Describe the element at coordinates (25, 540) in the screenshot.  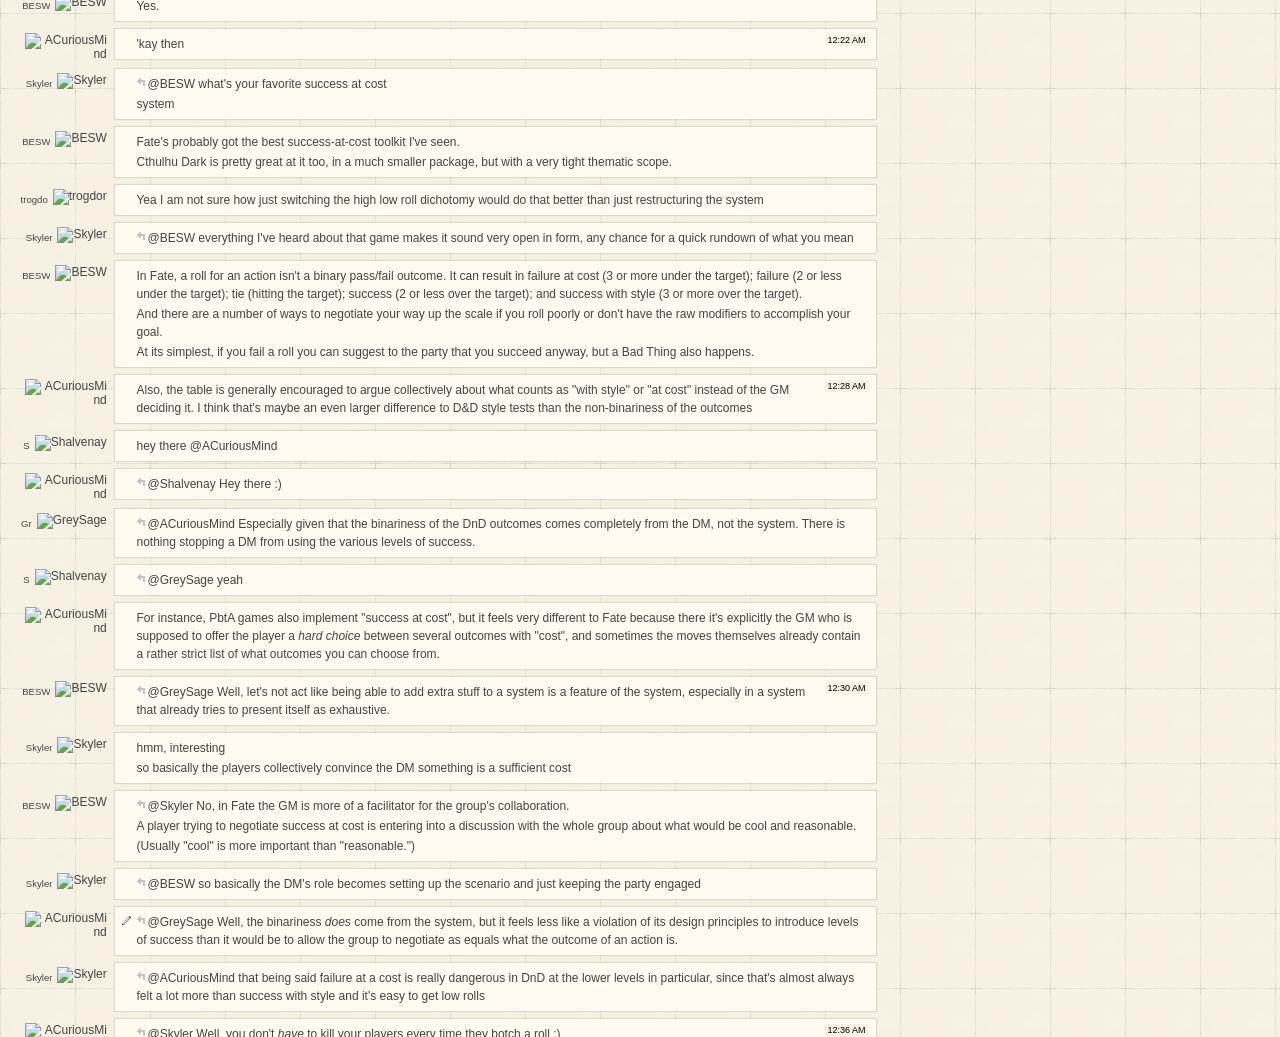
I see `'GreySage'` at that location.